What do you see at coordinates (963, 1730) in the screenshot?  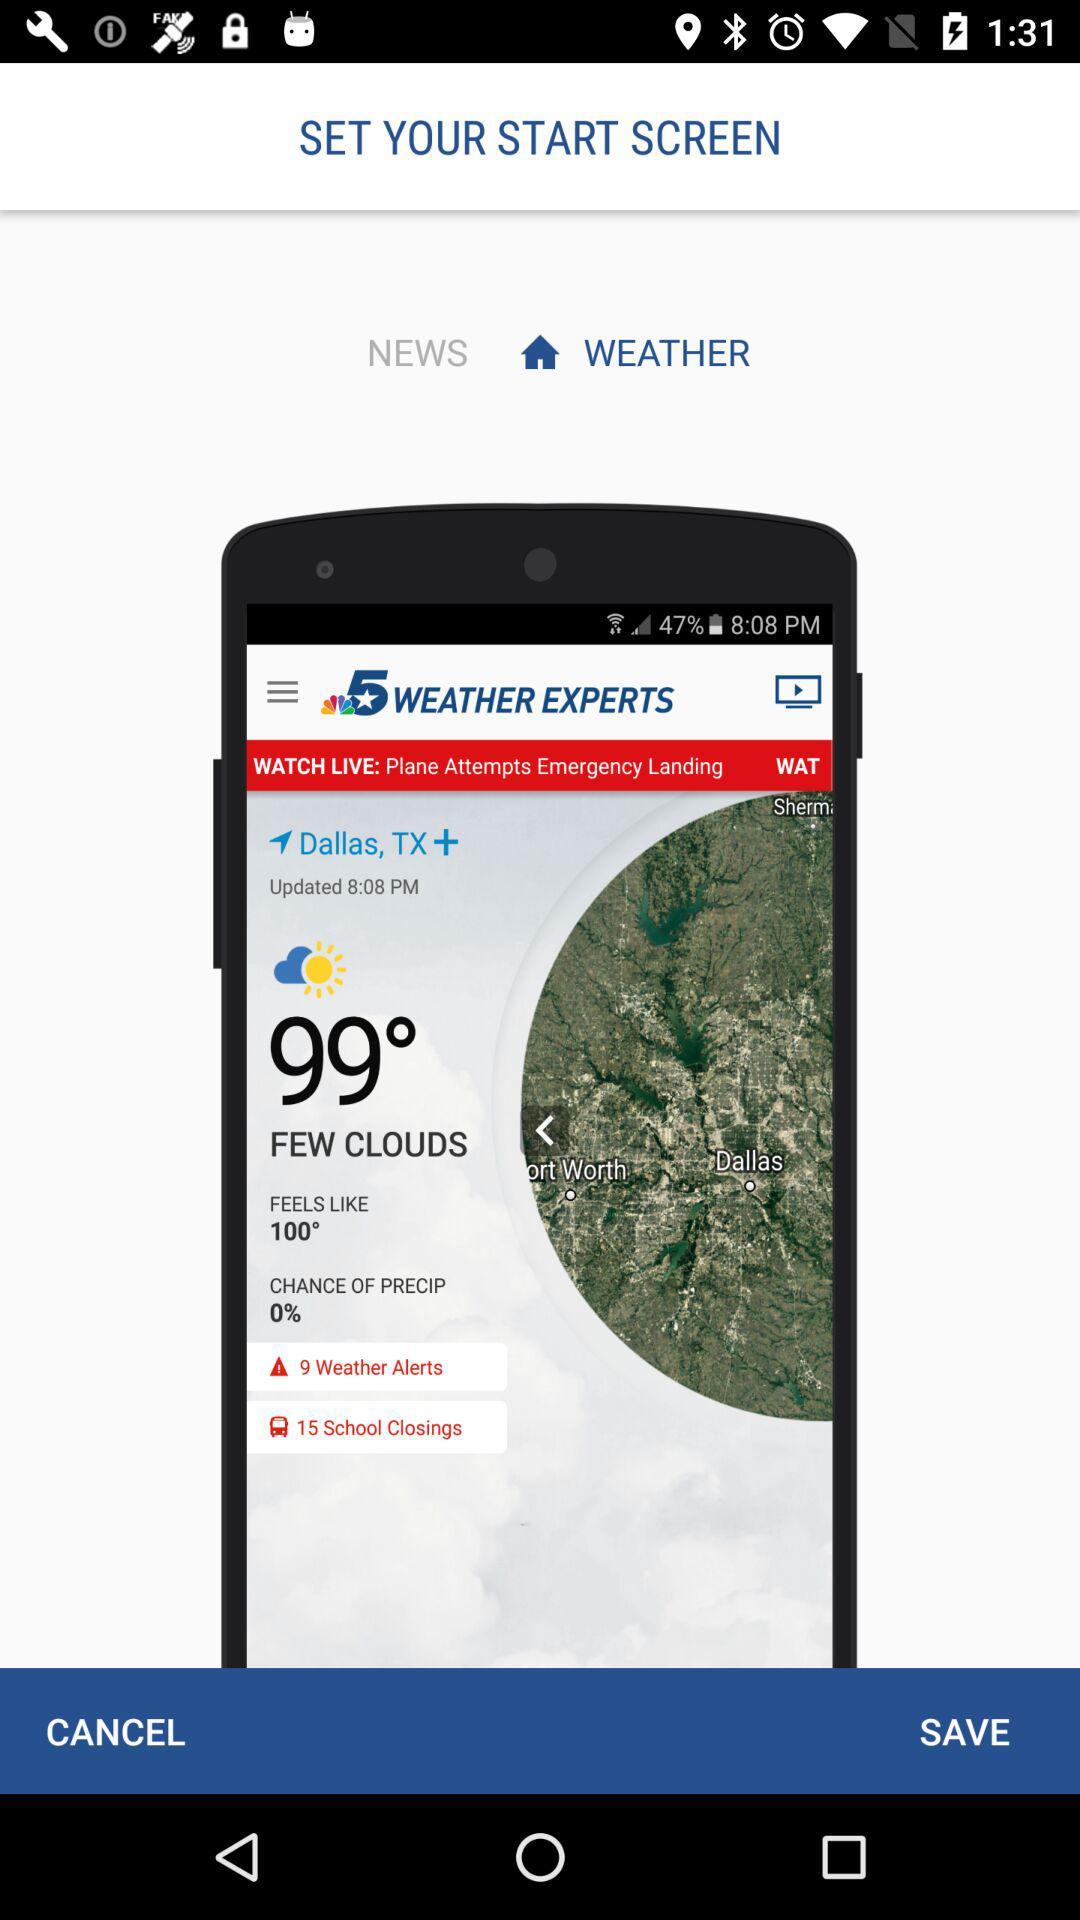 I see `the icon to the right of cancel` at bounding box center [963, 1730].